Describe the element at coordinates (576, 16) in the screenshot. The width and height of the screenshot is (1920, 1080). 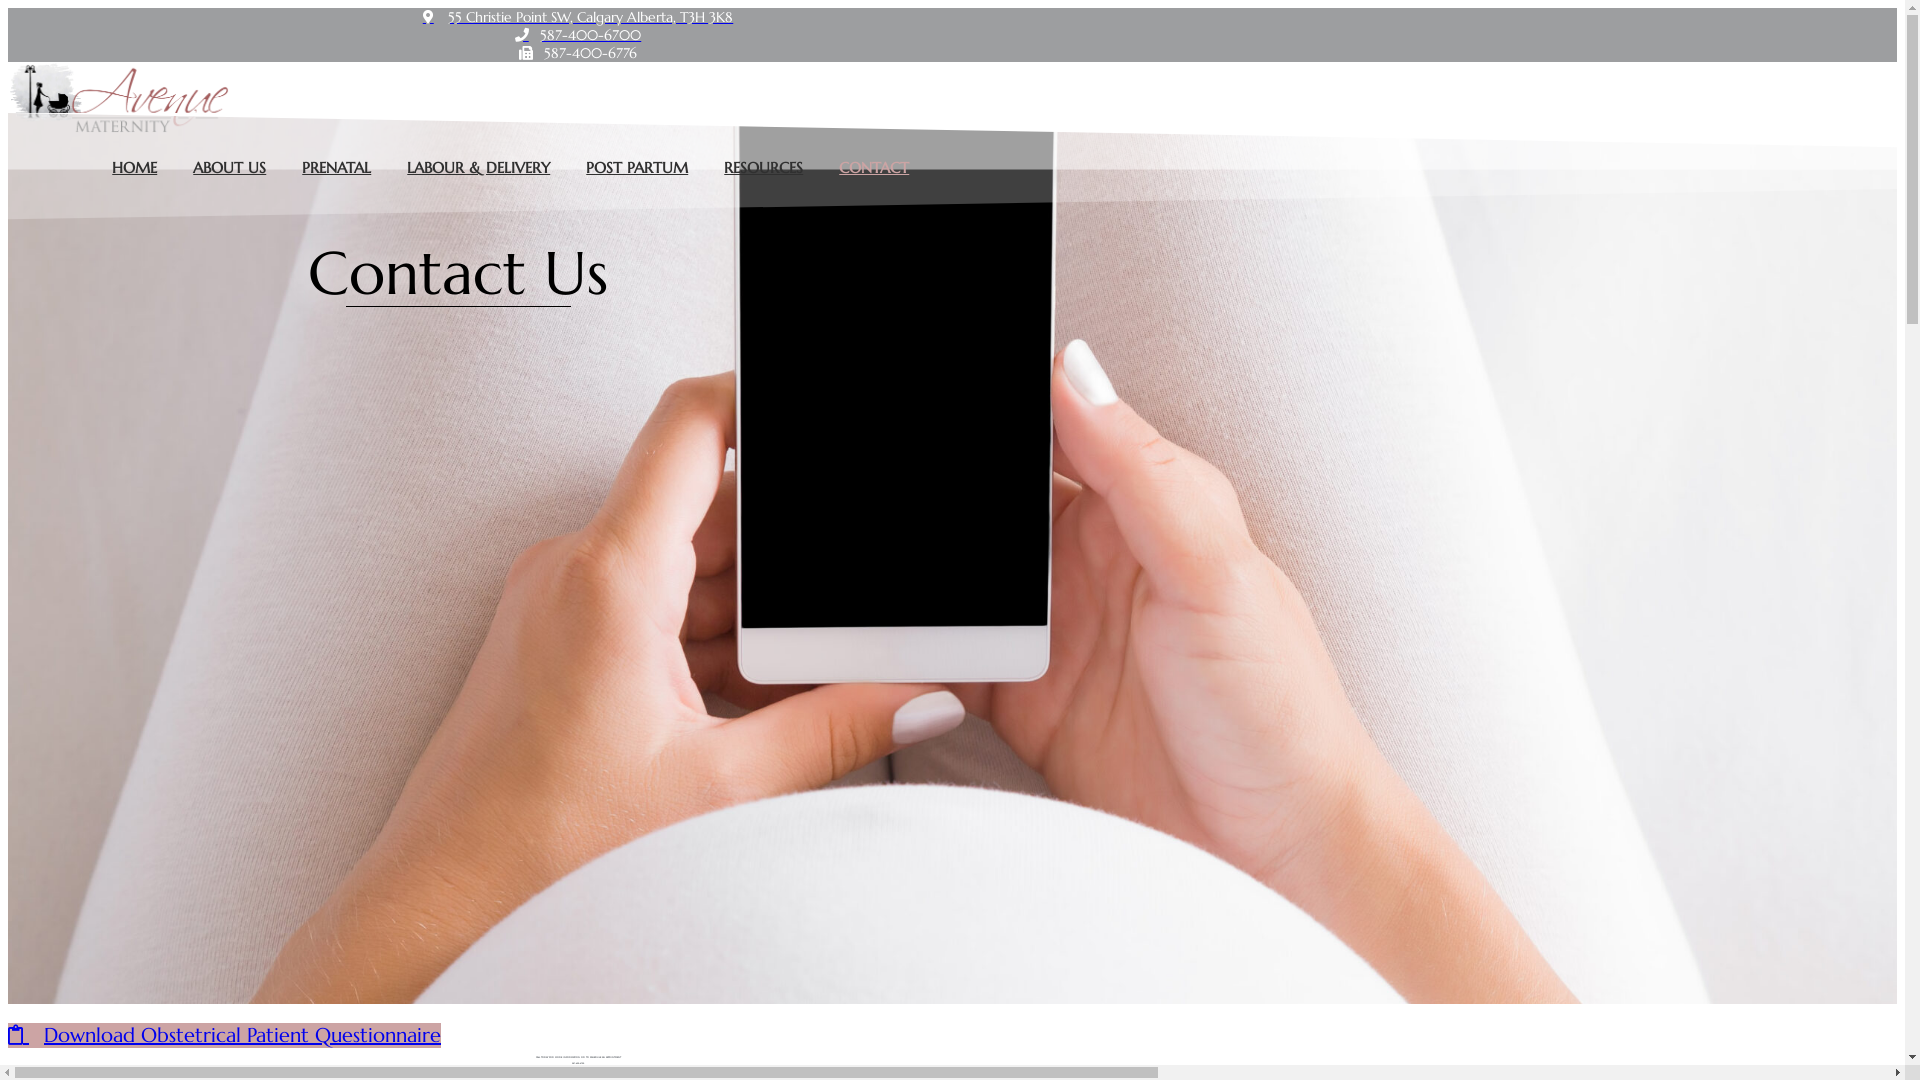
I see `'55 Christie Point SW, Calgary Alberta, T3H 3K8'` at that location.